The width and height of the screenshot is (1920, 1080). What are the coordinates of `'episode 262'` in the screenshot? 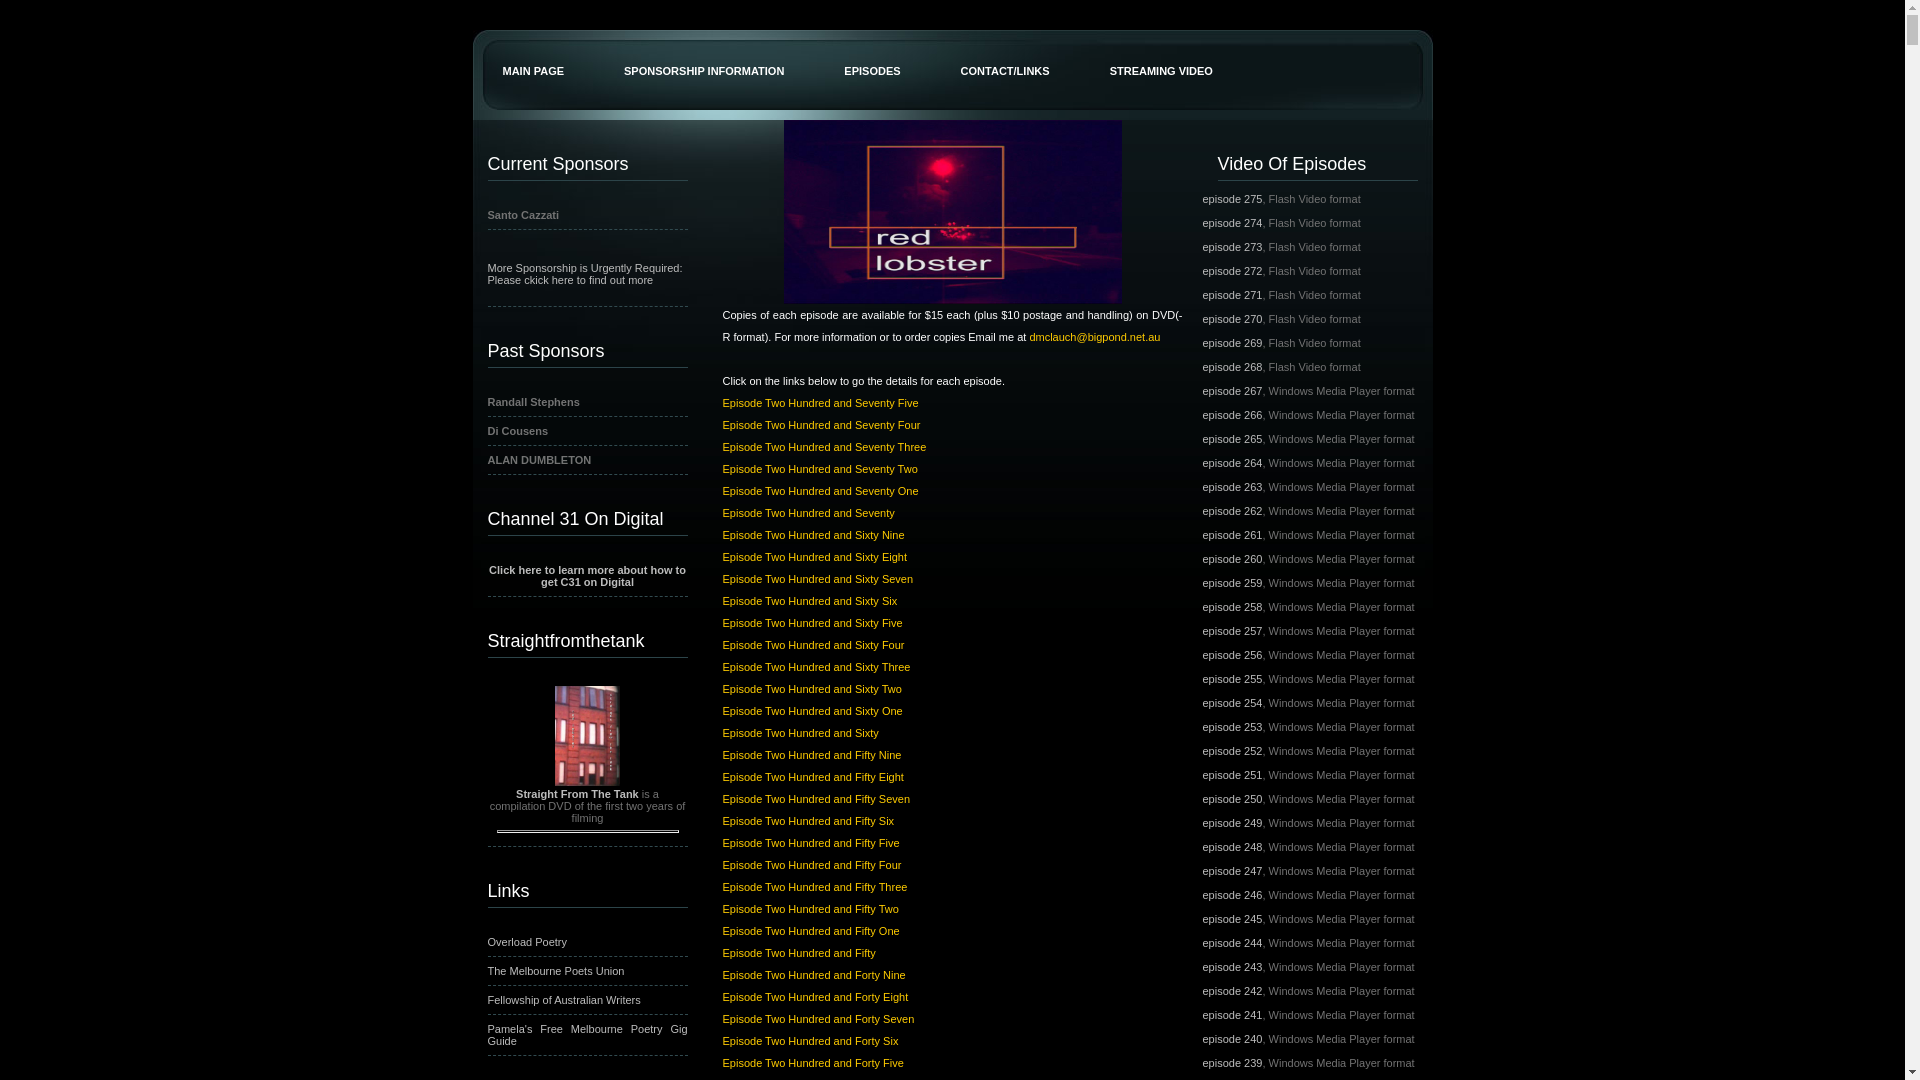 It's located at (1231, 509).